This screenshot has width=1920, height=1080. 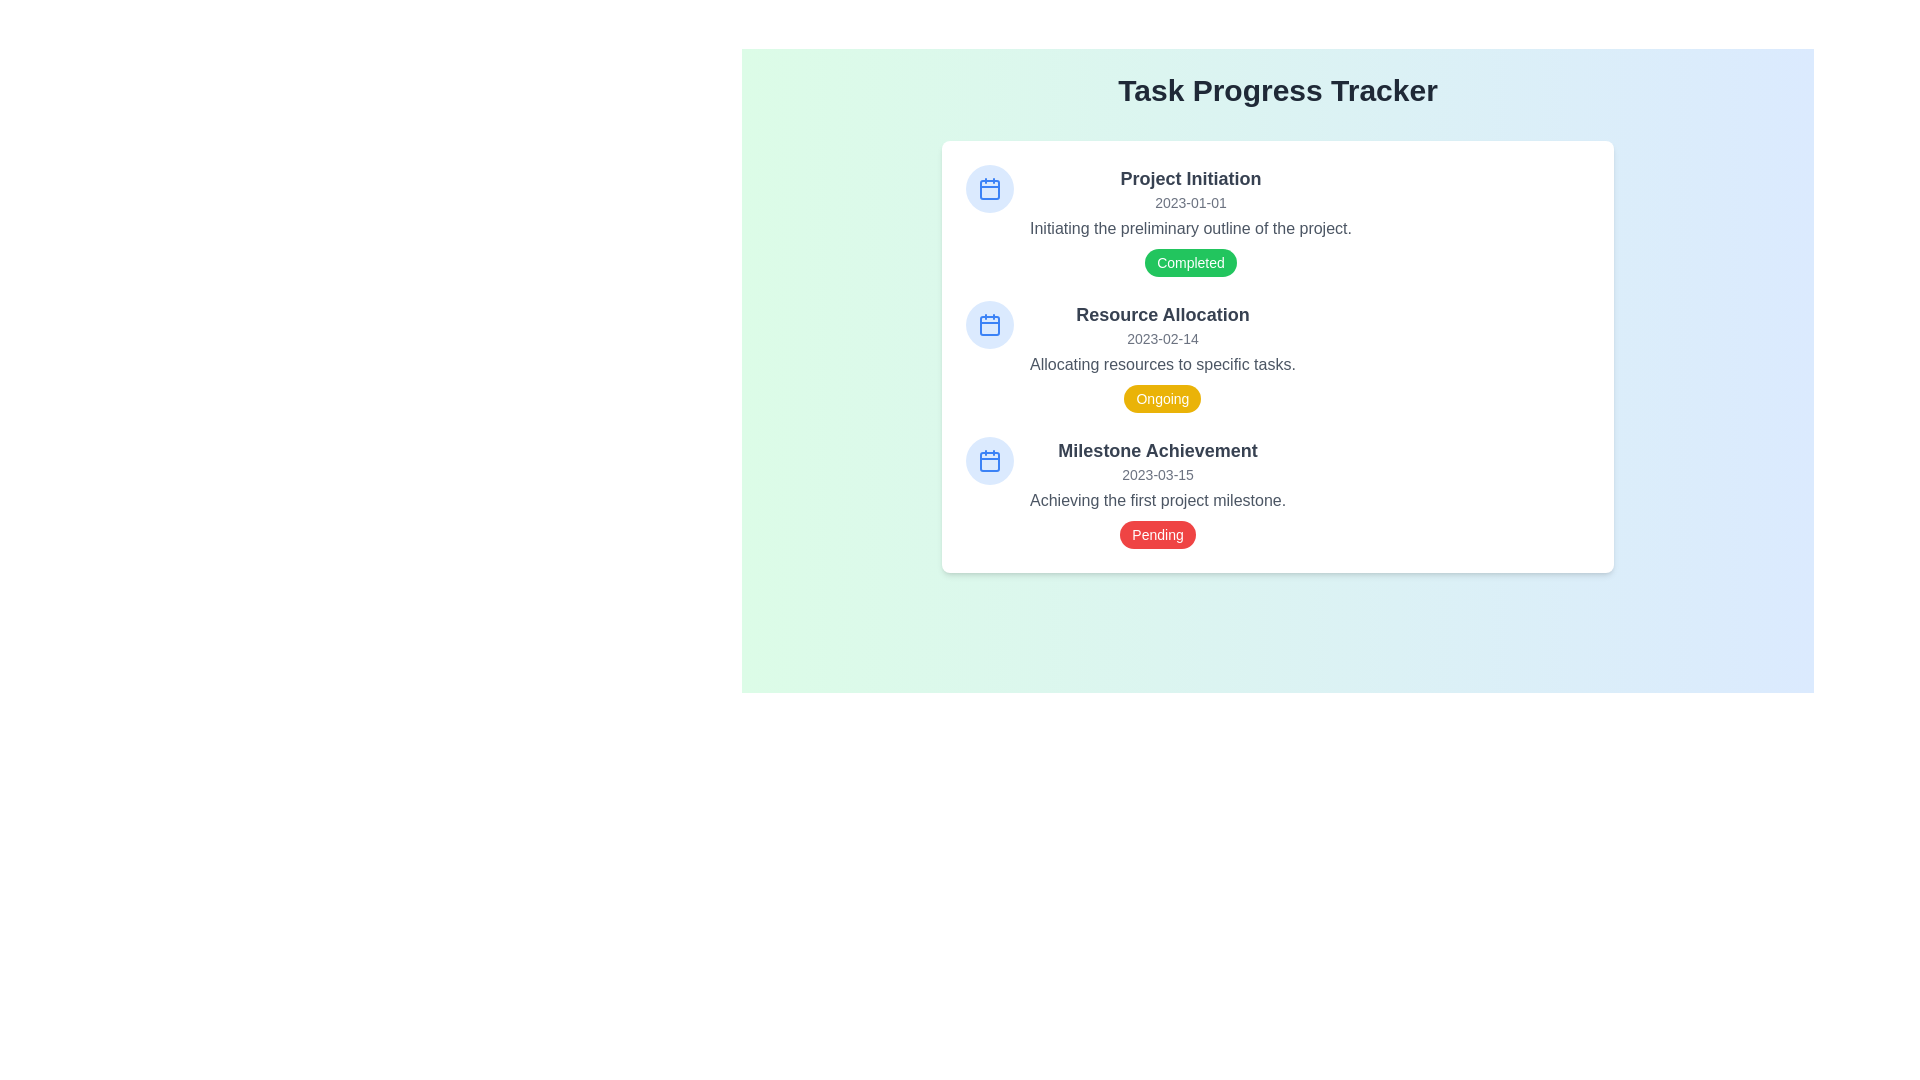 I want to click on the composite UI block containing the title 'Project Initiation', the date '2023-01-01', the description, and the 'Completed' button, so click(x=1190, y=220).